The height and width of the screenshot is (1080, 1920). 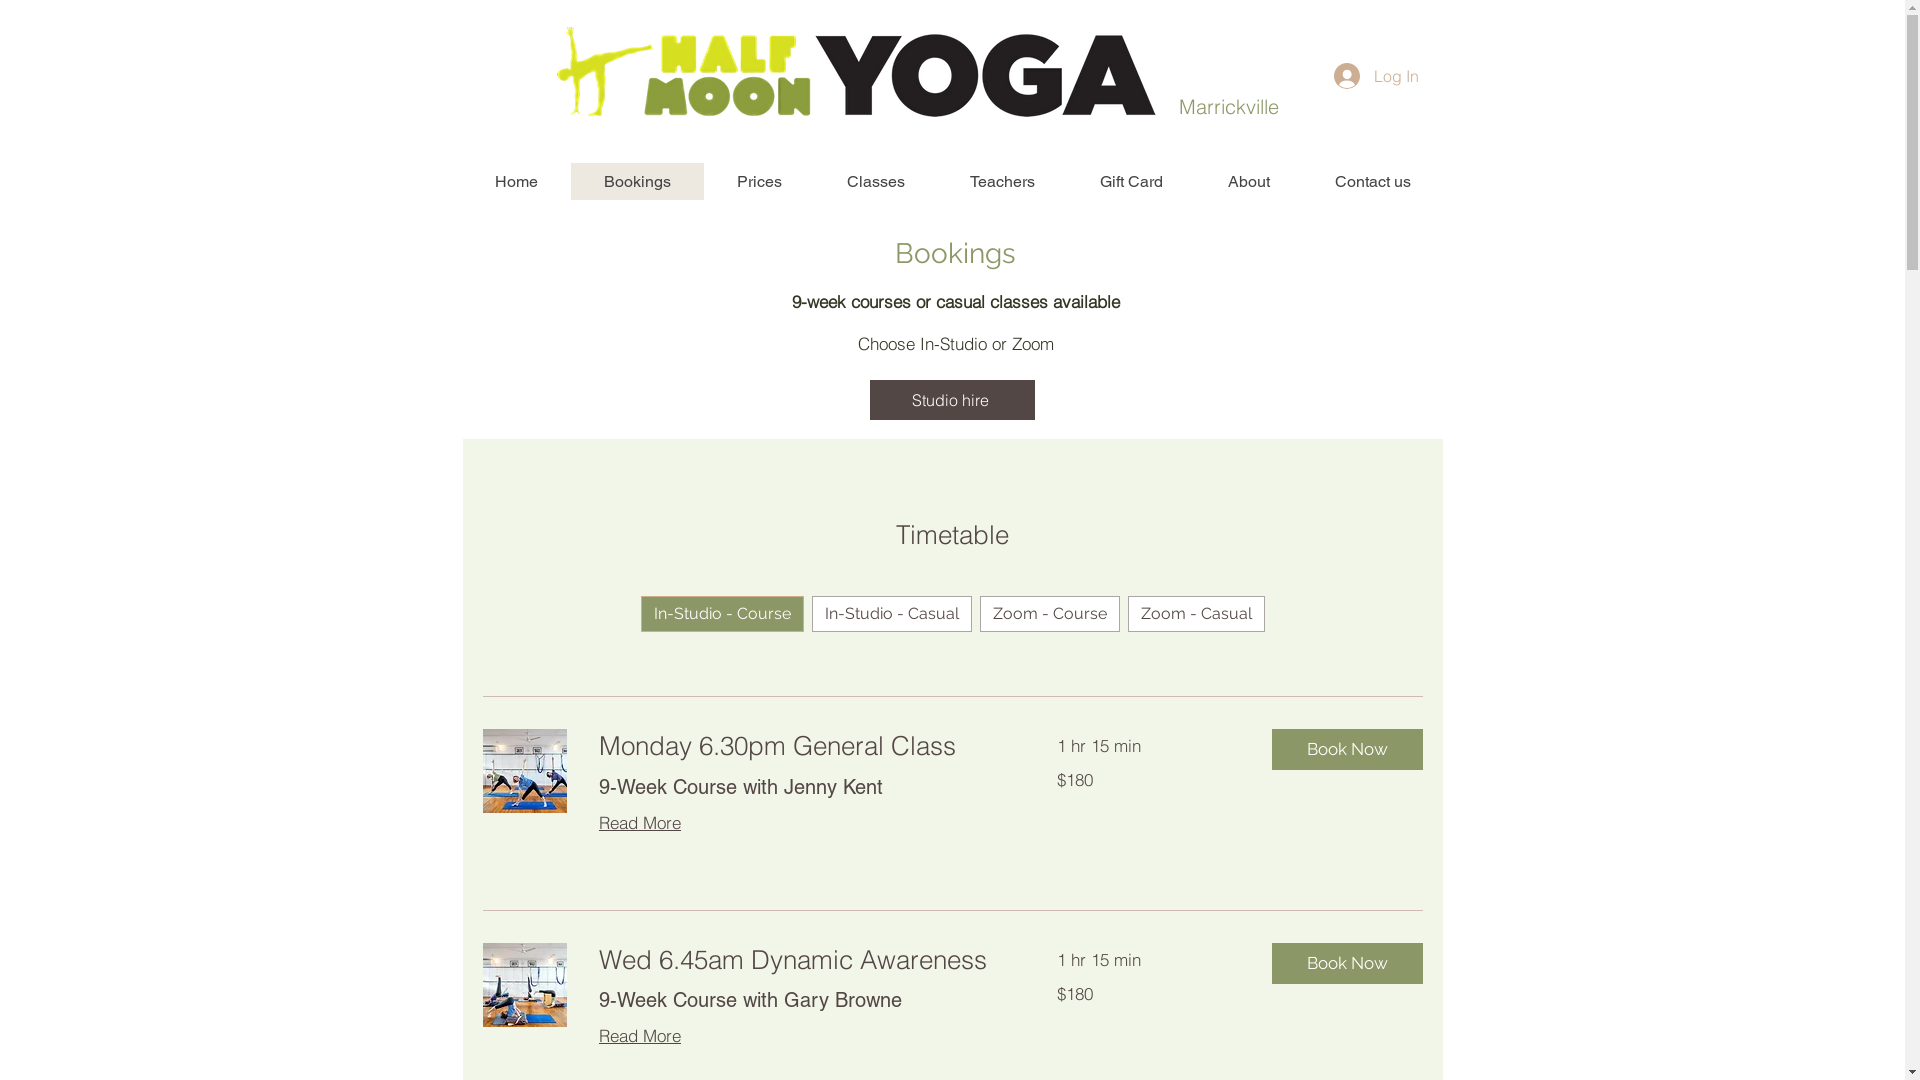 I want to click on 'Contact us', so click(x=1371, y=181).